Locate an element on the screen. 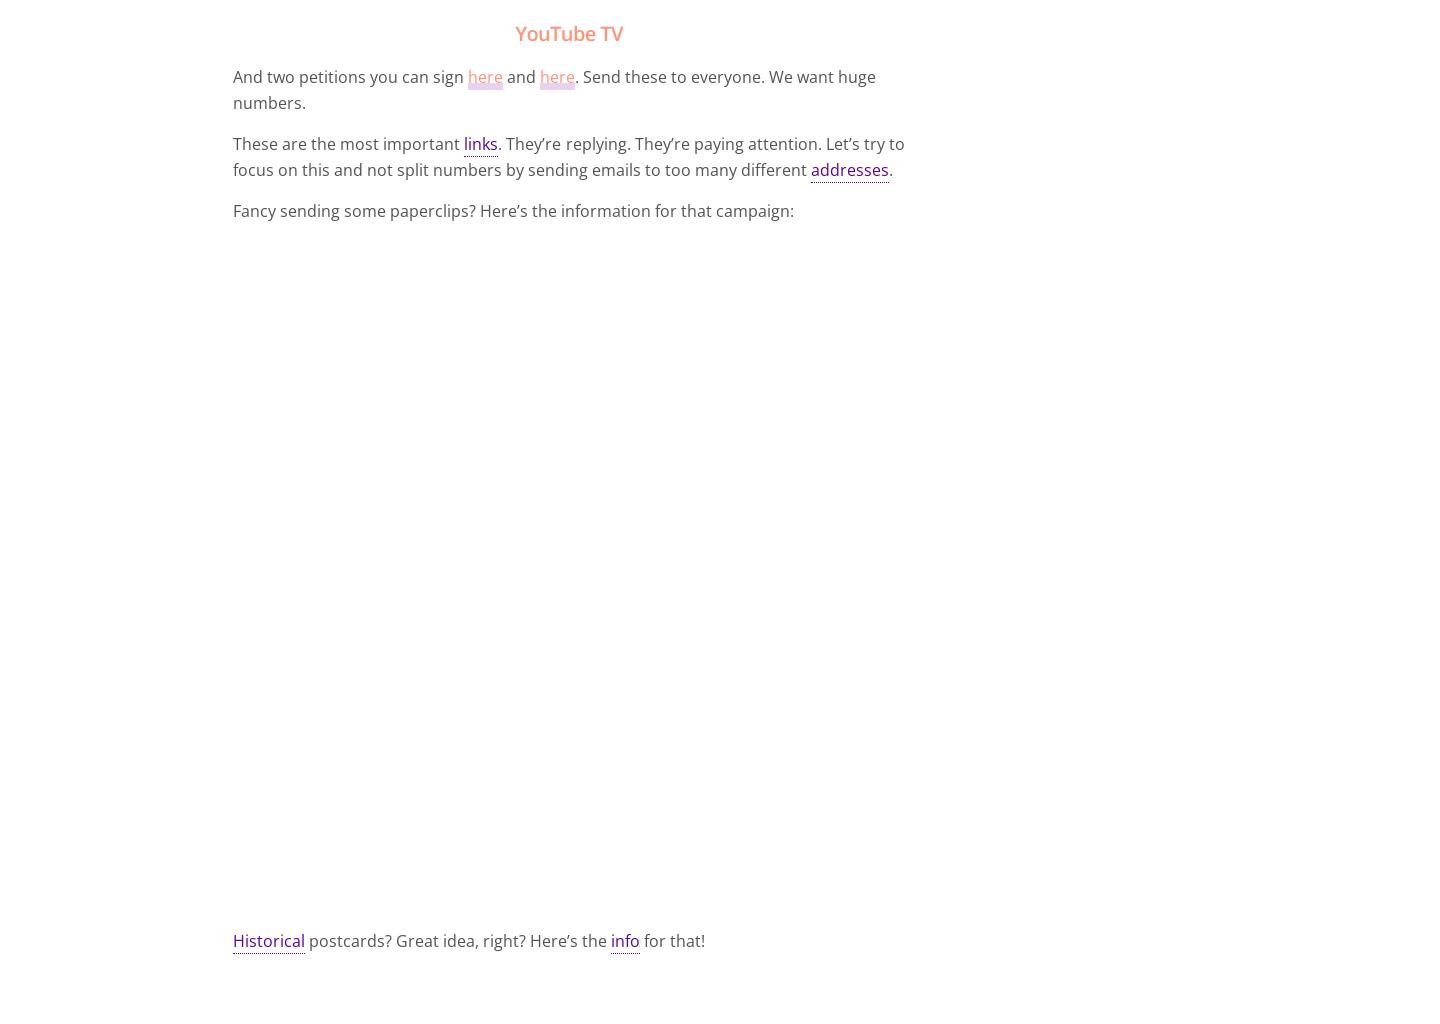 This screenshot has height=1024, width=1440. 'info' is located at coordinates (624, 940).